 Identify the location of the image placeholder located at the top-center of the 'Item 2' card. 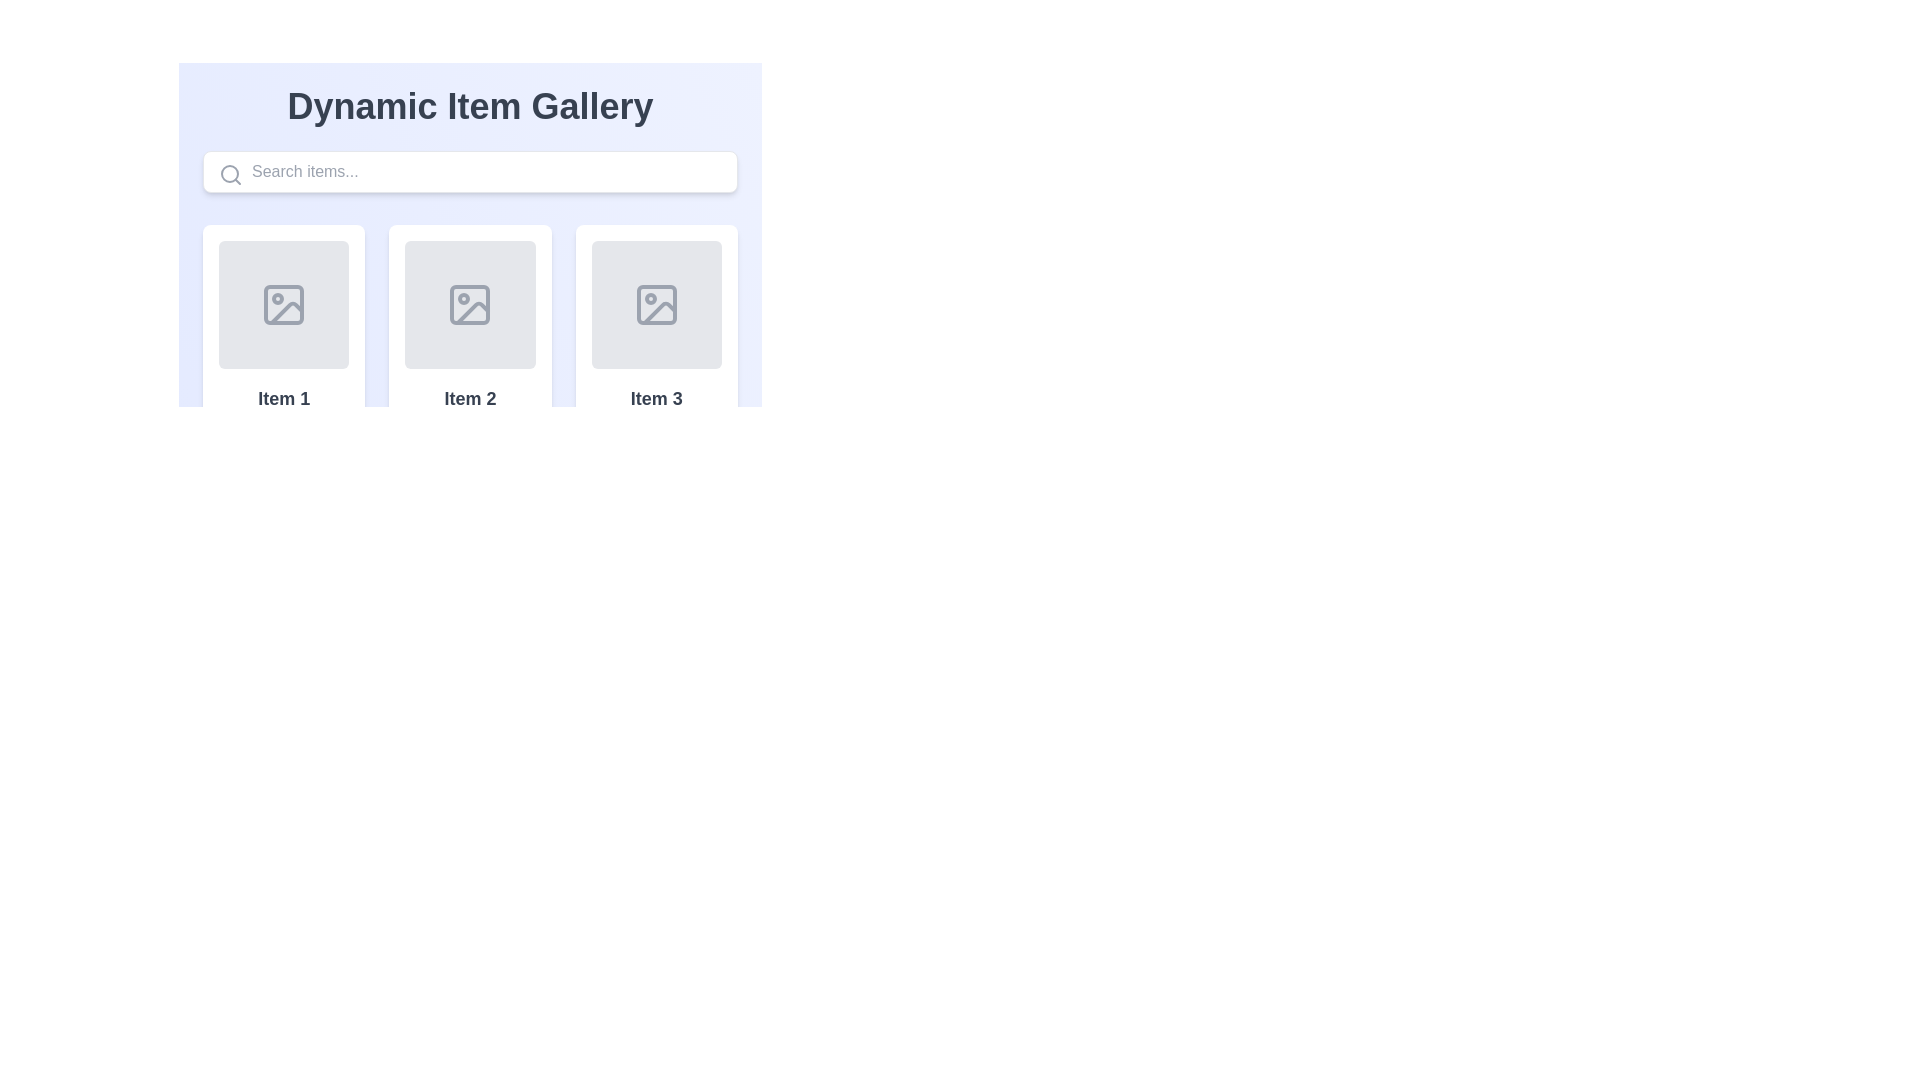
(469, 304).